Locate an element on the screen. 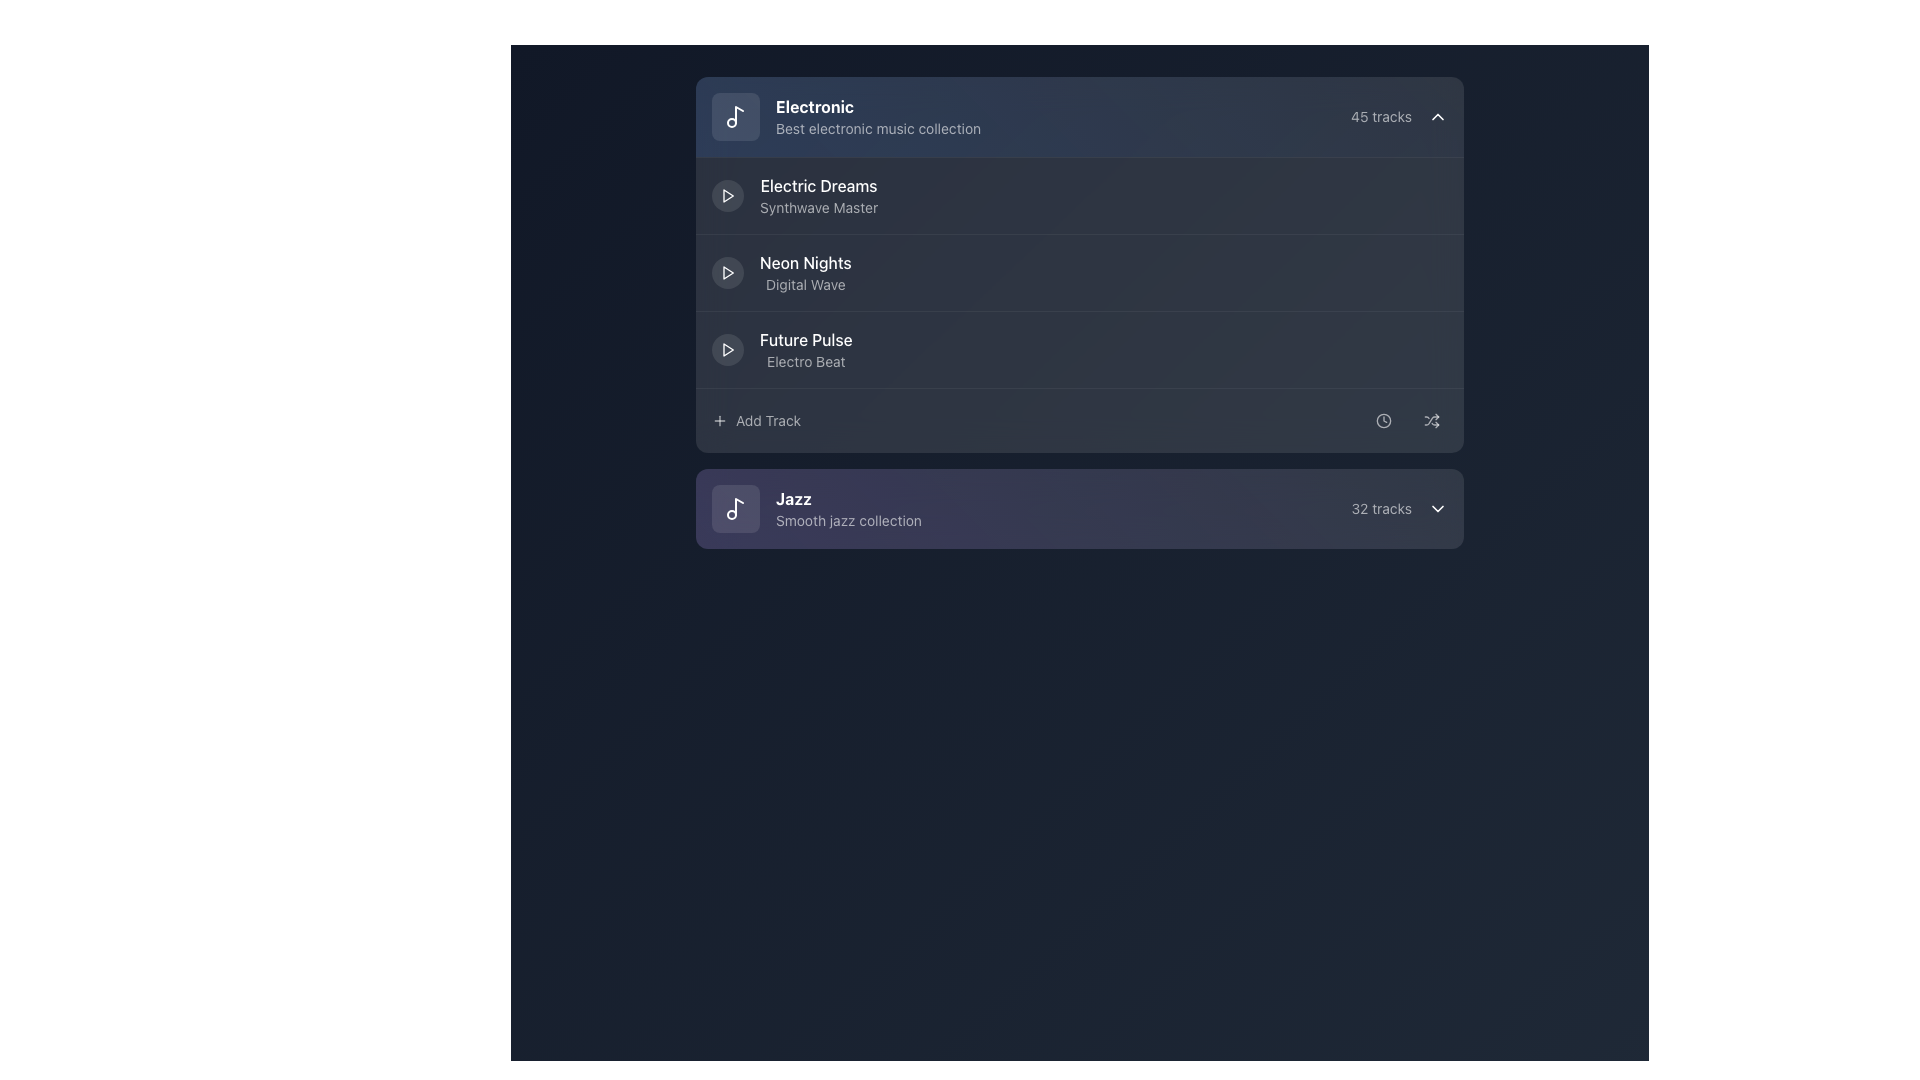 This screenshot has width=1920, height=1080. the 'Electronic' text is located at coordinates (846, 116).